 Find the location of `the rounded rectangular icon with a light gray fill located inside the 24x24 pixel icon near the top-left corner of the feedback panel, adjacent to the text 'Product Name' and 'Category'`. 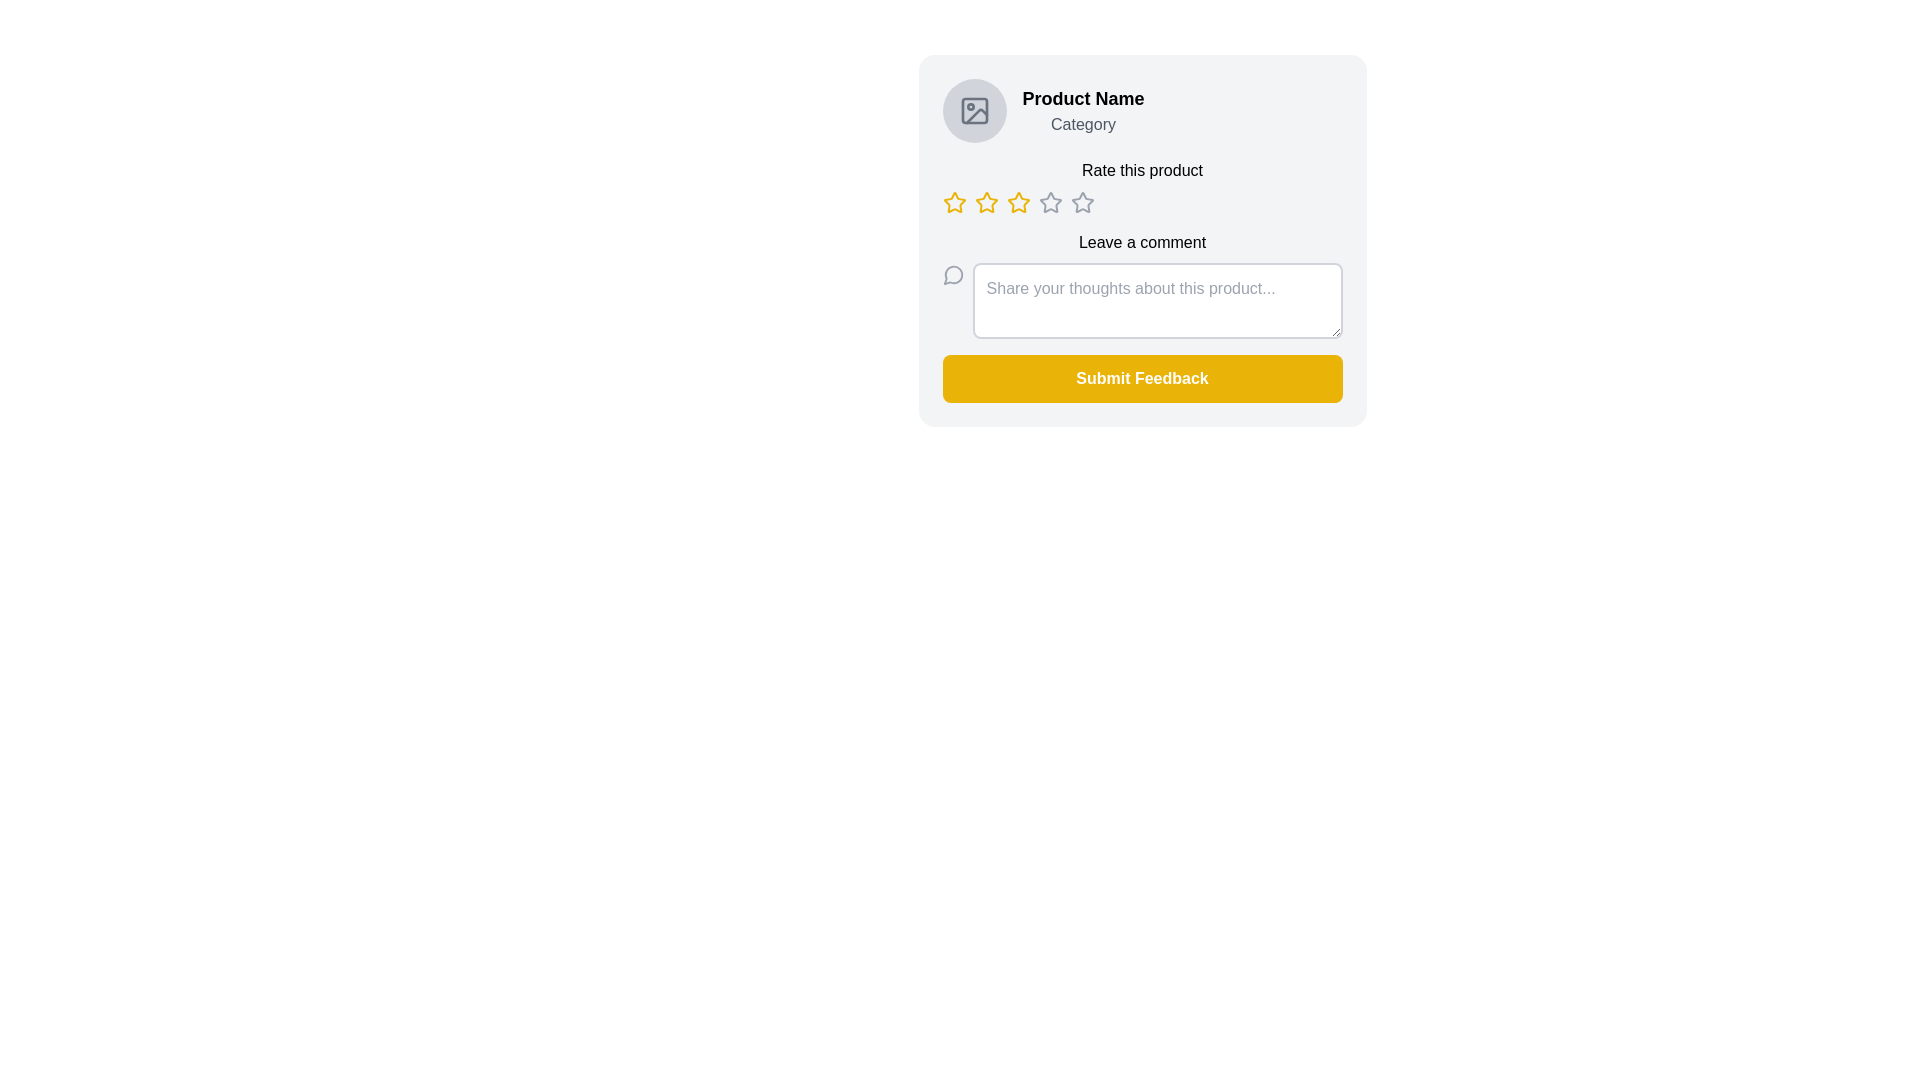

the rounded rectangular icon with a light gray fill located inside the 24x24 pixel icon near the top-left corner of the feedback panel, adjacent to the text 'Product Name' and 'Category' is located at coordinates (974, 111).